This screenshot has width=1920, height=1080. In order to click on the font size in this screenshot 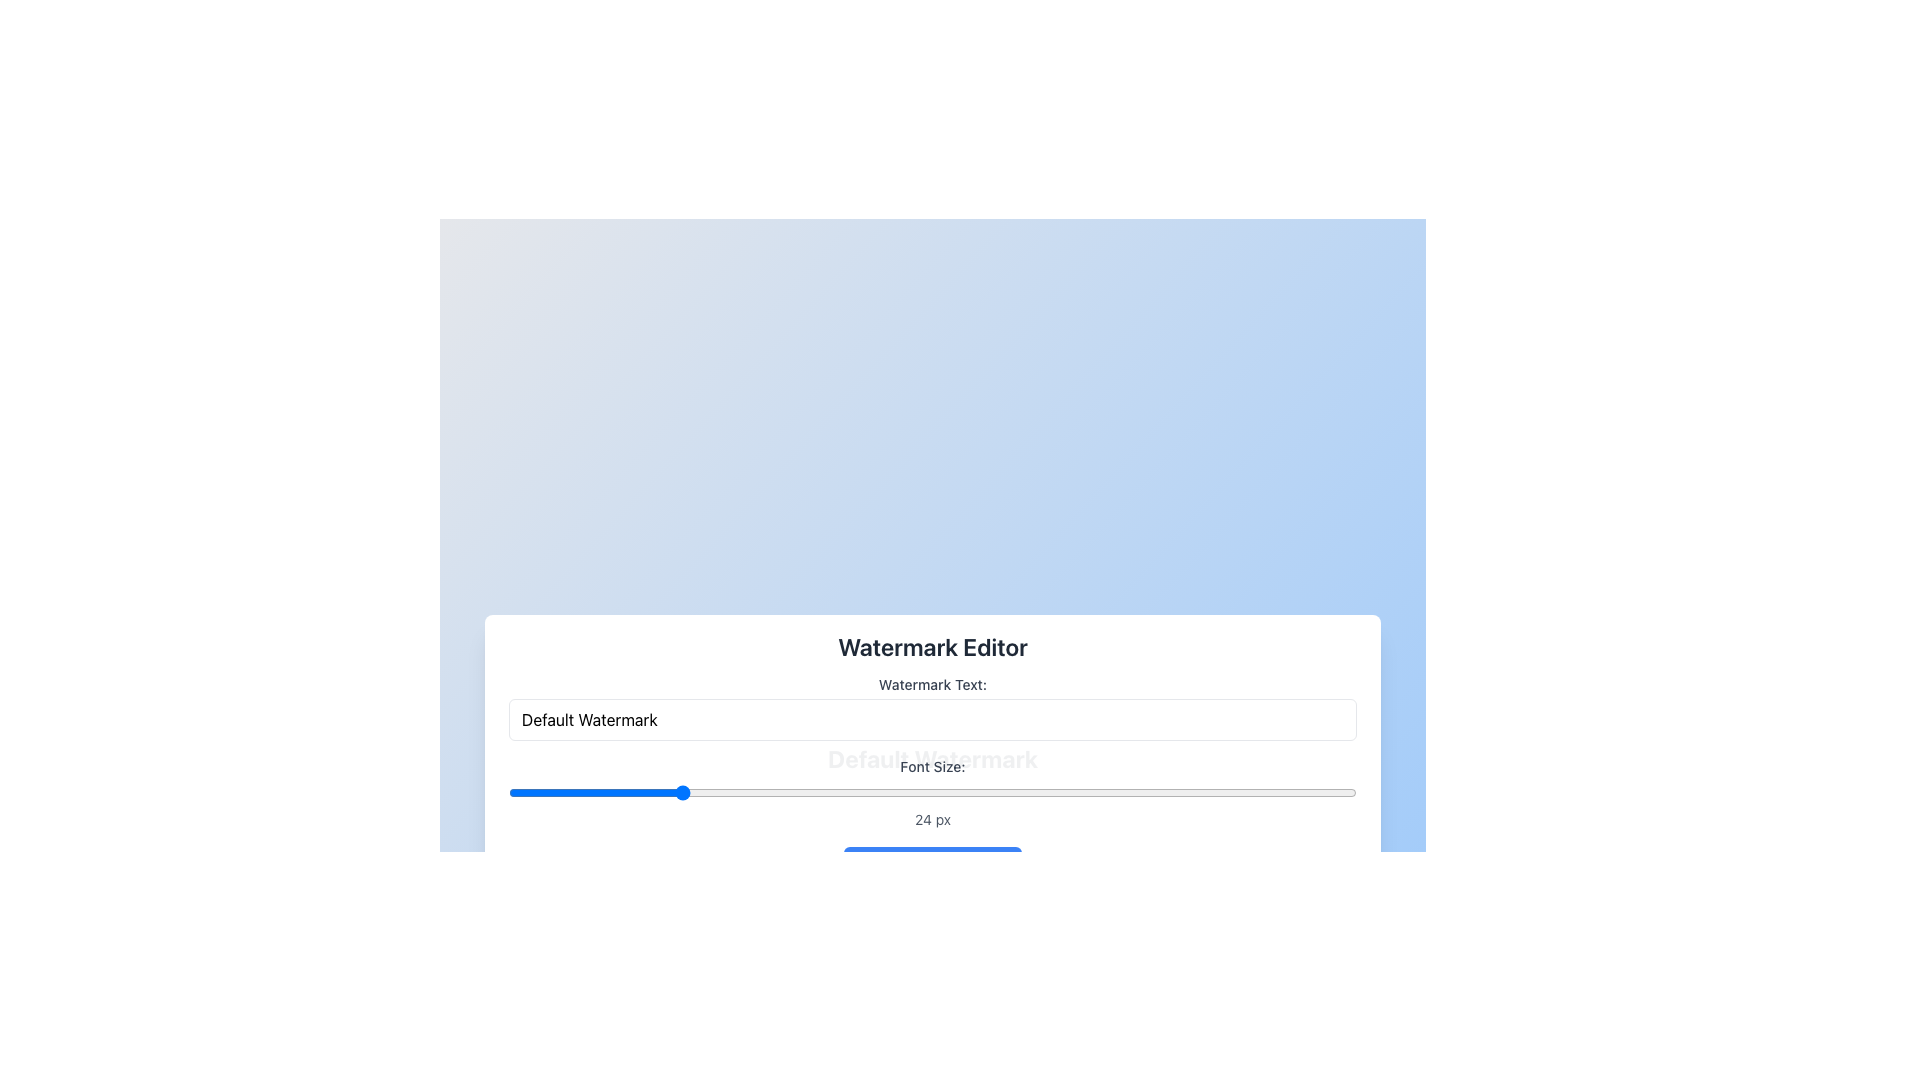, I will do `click(1138, 792)`.